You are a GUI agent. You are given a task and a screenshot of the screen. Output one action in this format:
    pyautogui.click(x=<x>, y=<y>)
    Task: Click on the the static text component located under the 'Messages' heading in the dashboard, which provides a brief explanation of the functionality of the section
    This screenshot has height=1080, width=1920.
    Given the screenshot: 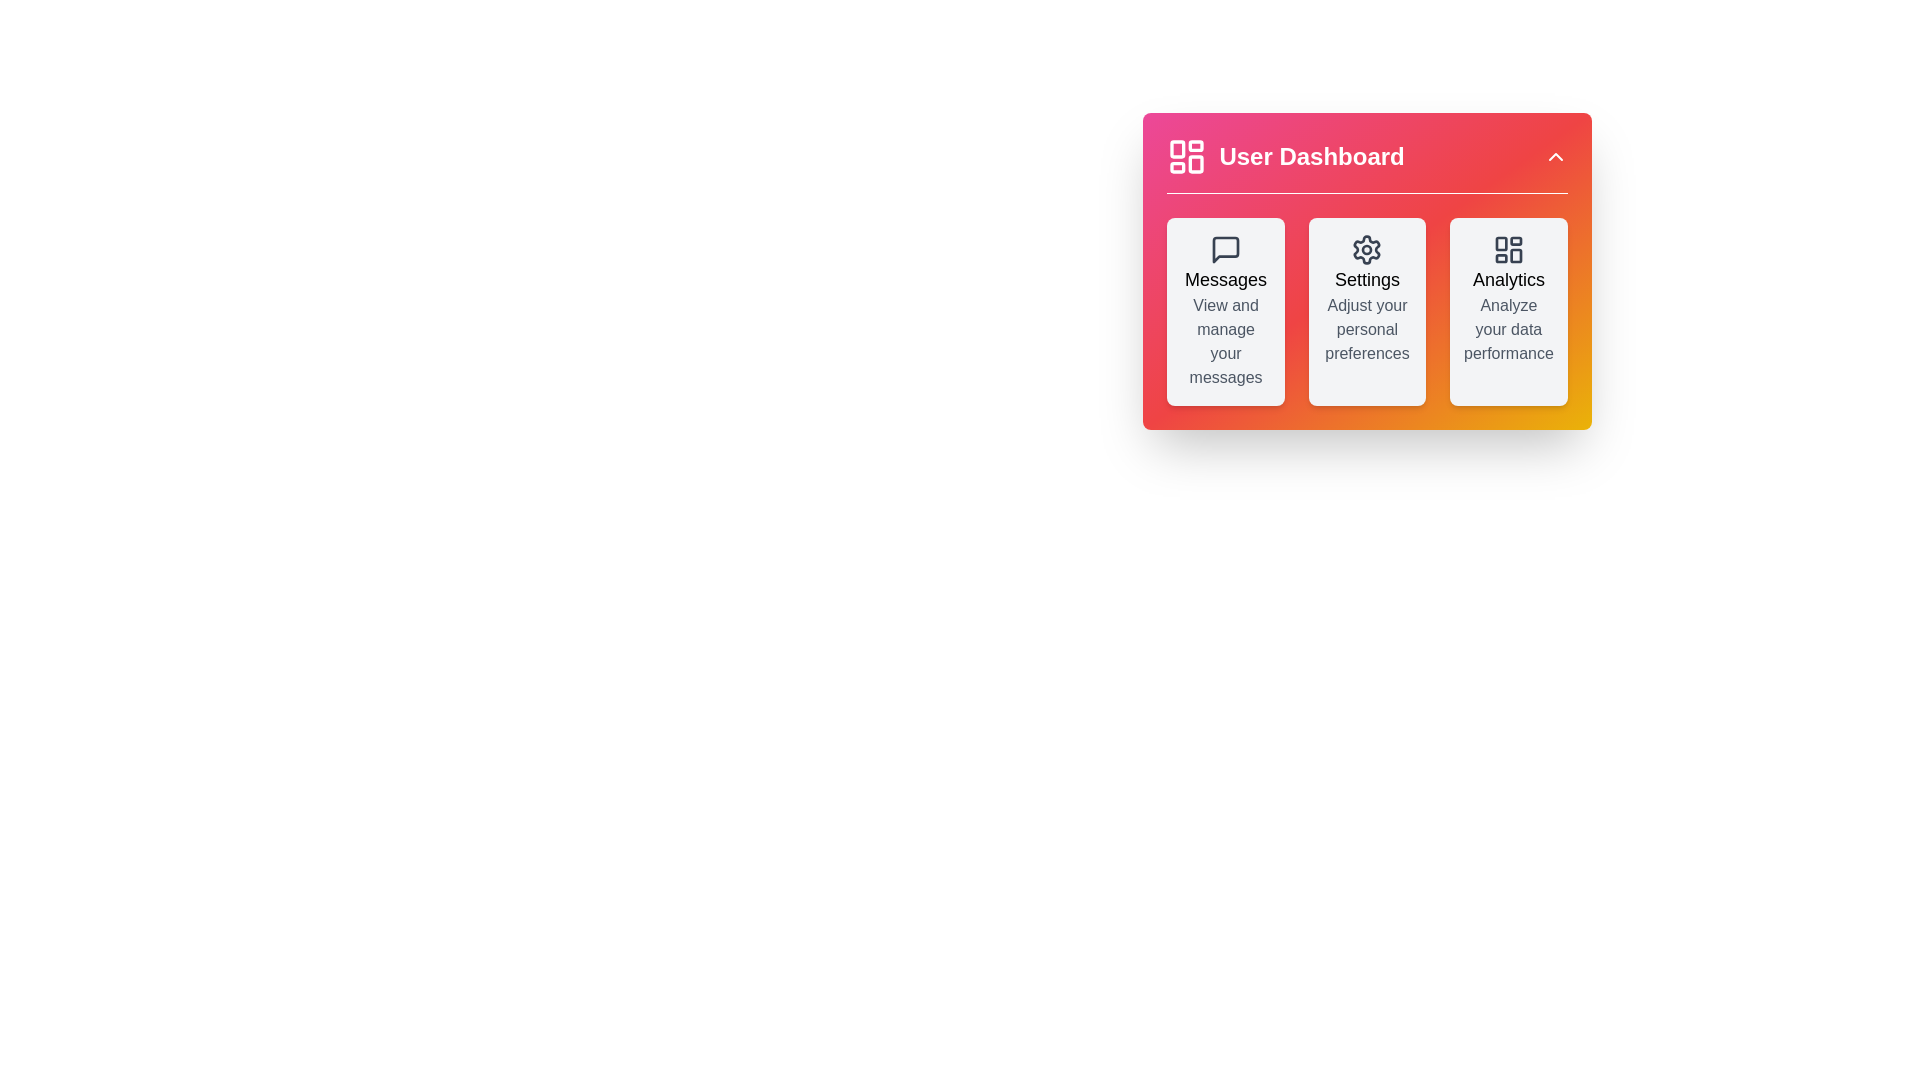 What is the action you would take?
    pyautogui.click(x=1225, y=341)
    